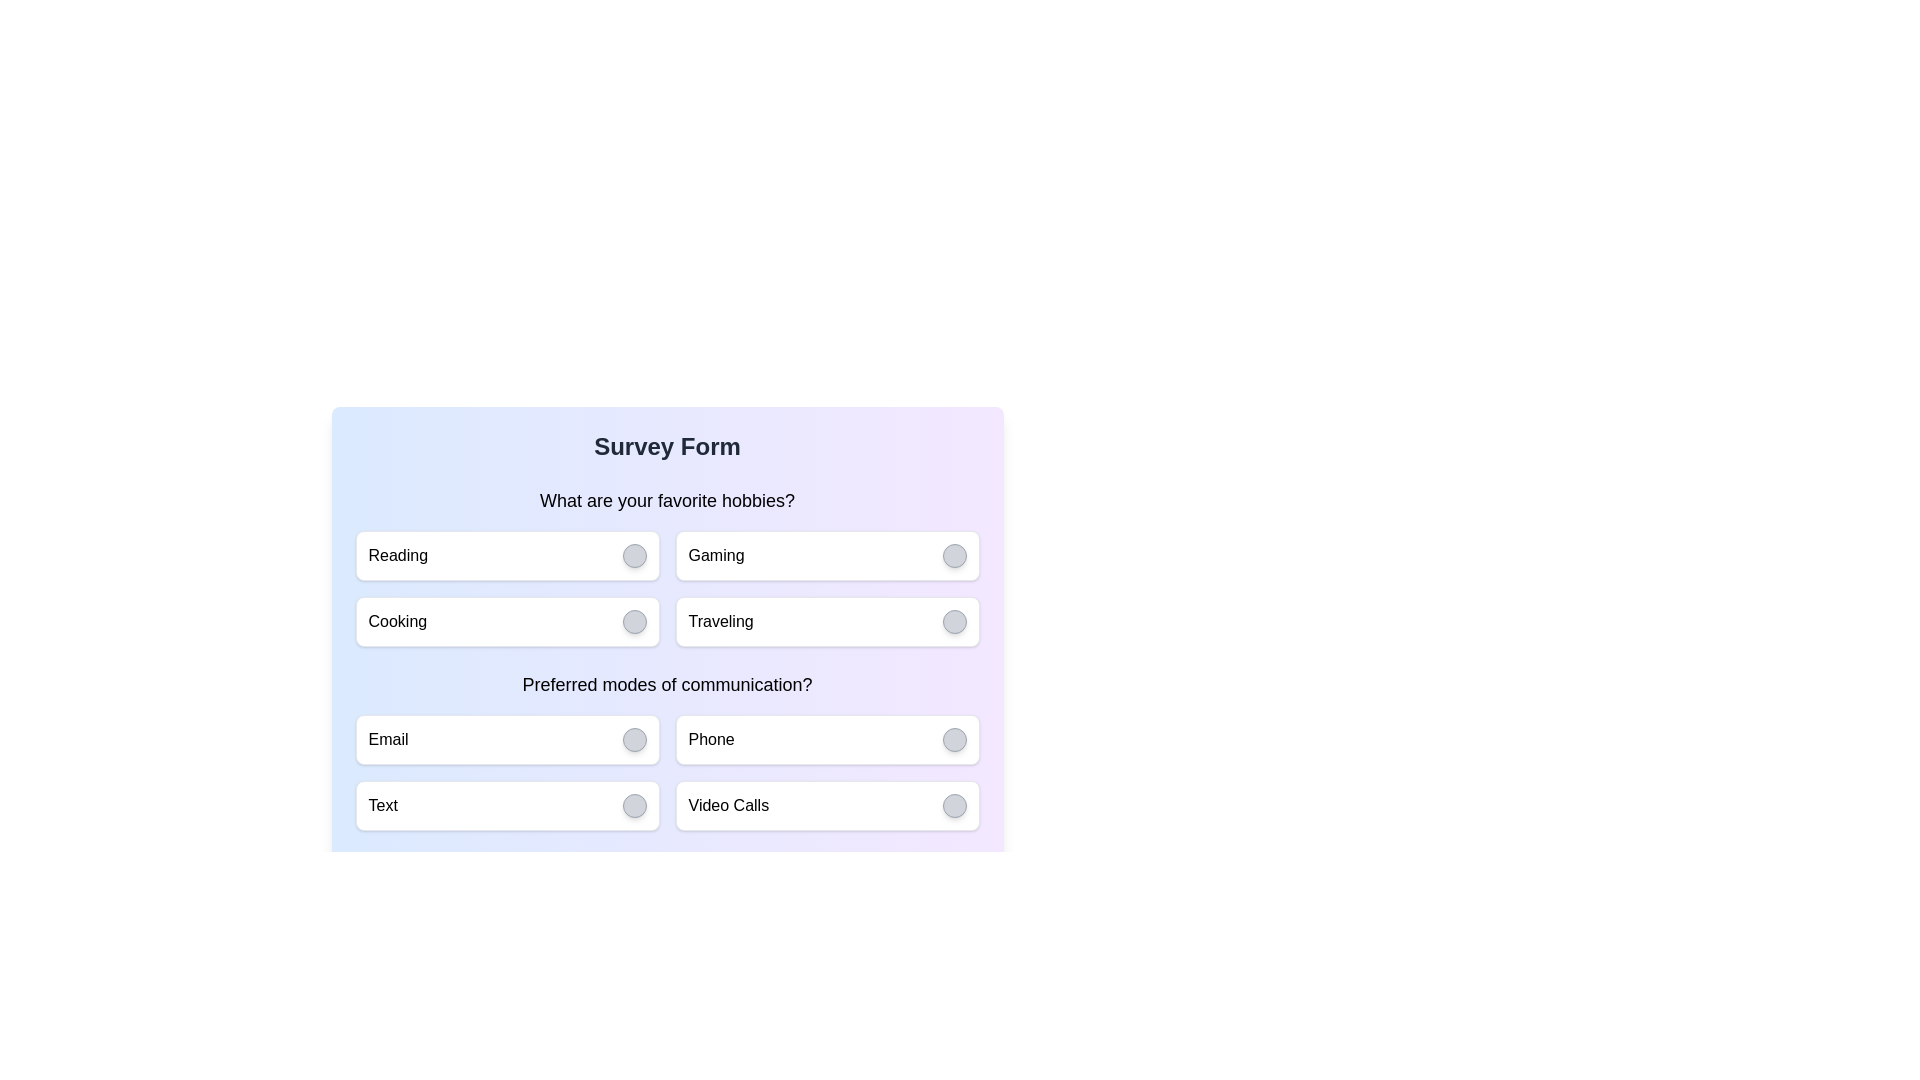  I want to click on the toggle button in the grid layout for selecting preferred modes of communication, located in the lower section of the interface, so click(667, 771).